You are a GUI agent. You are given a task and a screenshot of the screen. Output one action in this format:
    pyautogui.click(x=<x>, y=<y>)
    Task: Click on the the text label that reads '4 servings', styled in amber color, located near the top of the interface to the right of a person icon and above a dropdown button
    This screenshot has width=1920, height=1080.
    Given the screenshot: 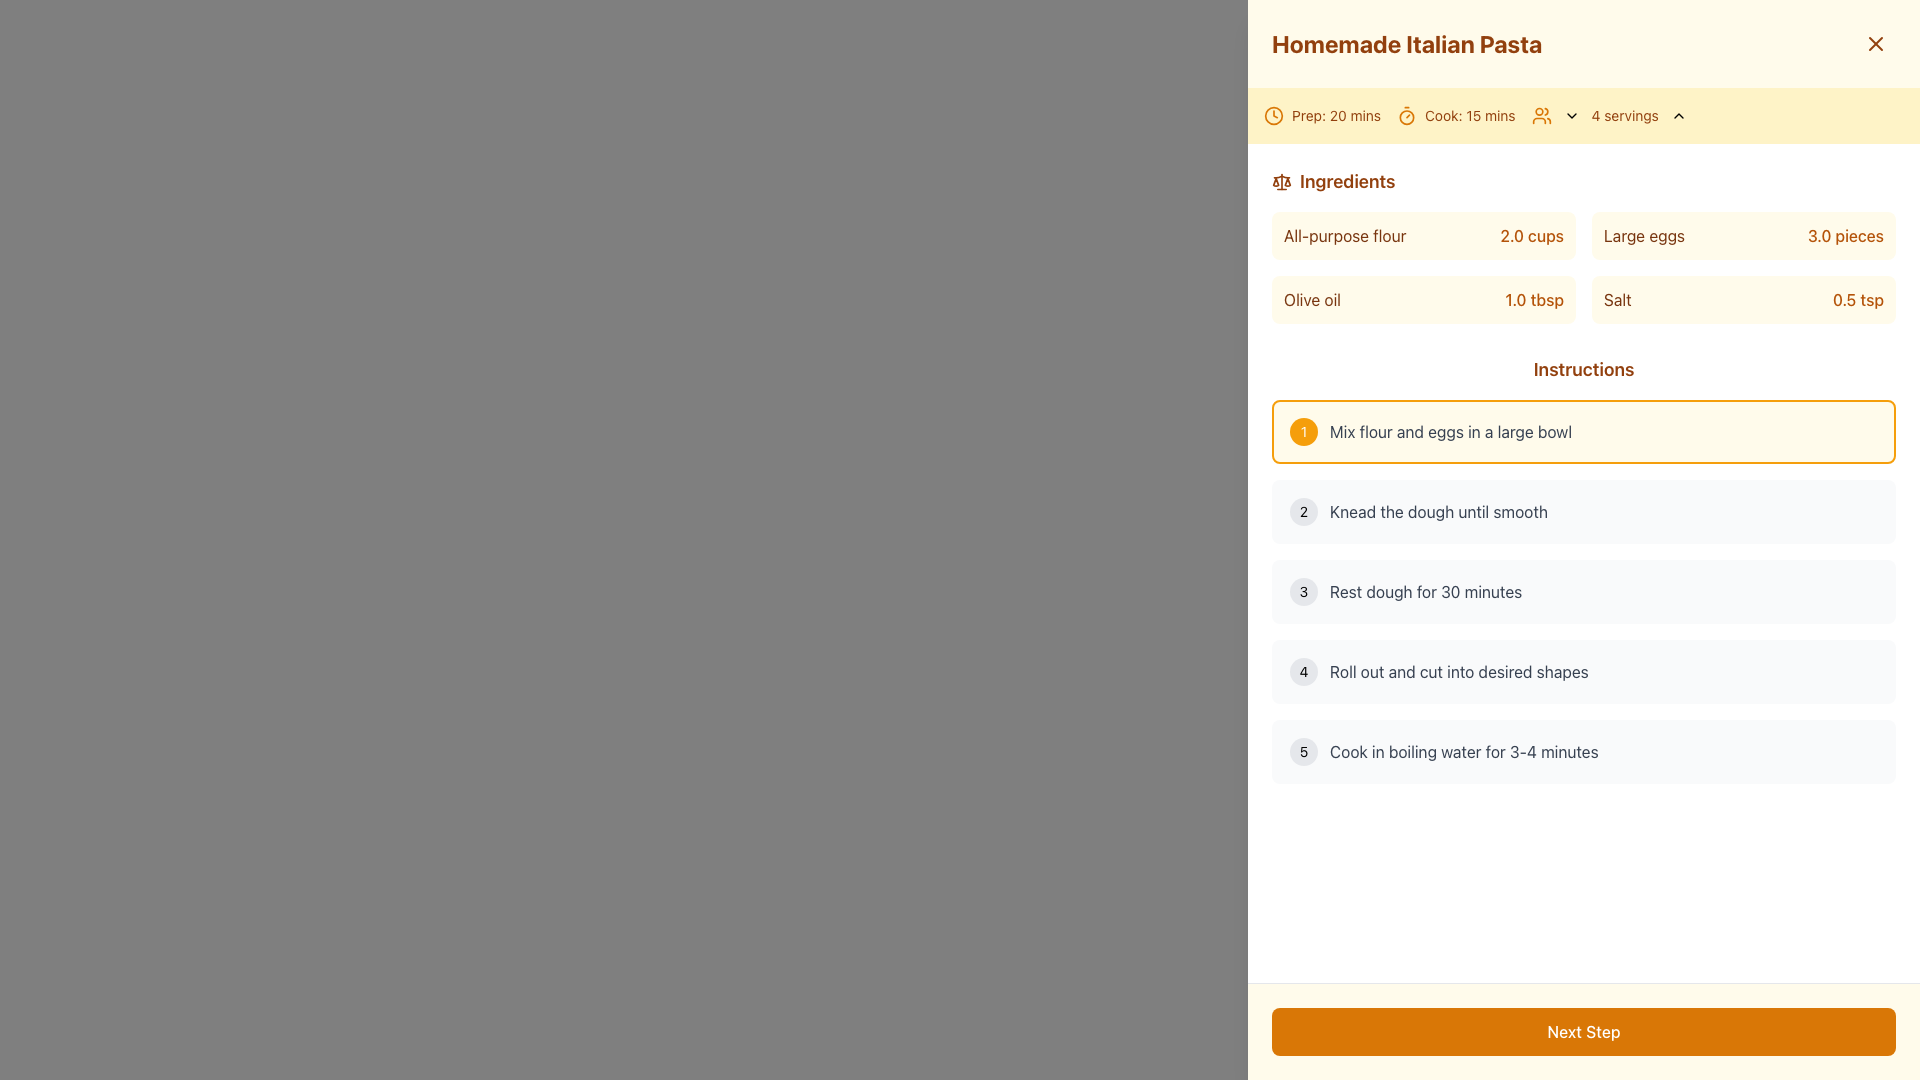 What is the action you would take?
    pyautogui.click(x=1625, y=115)
    